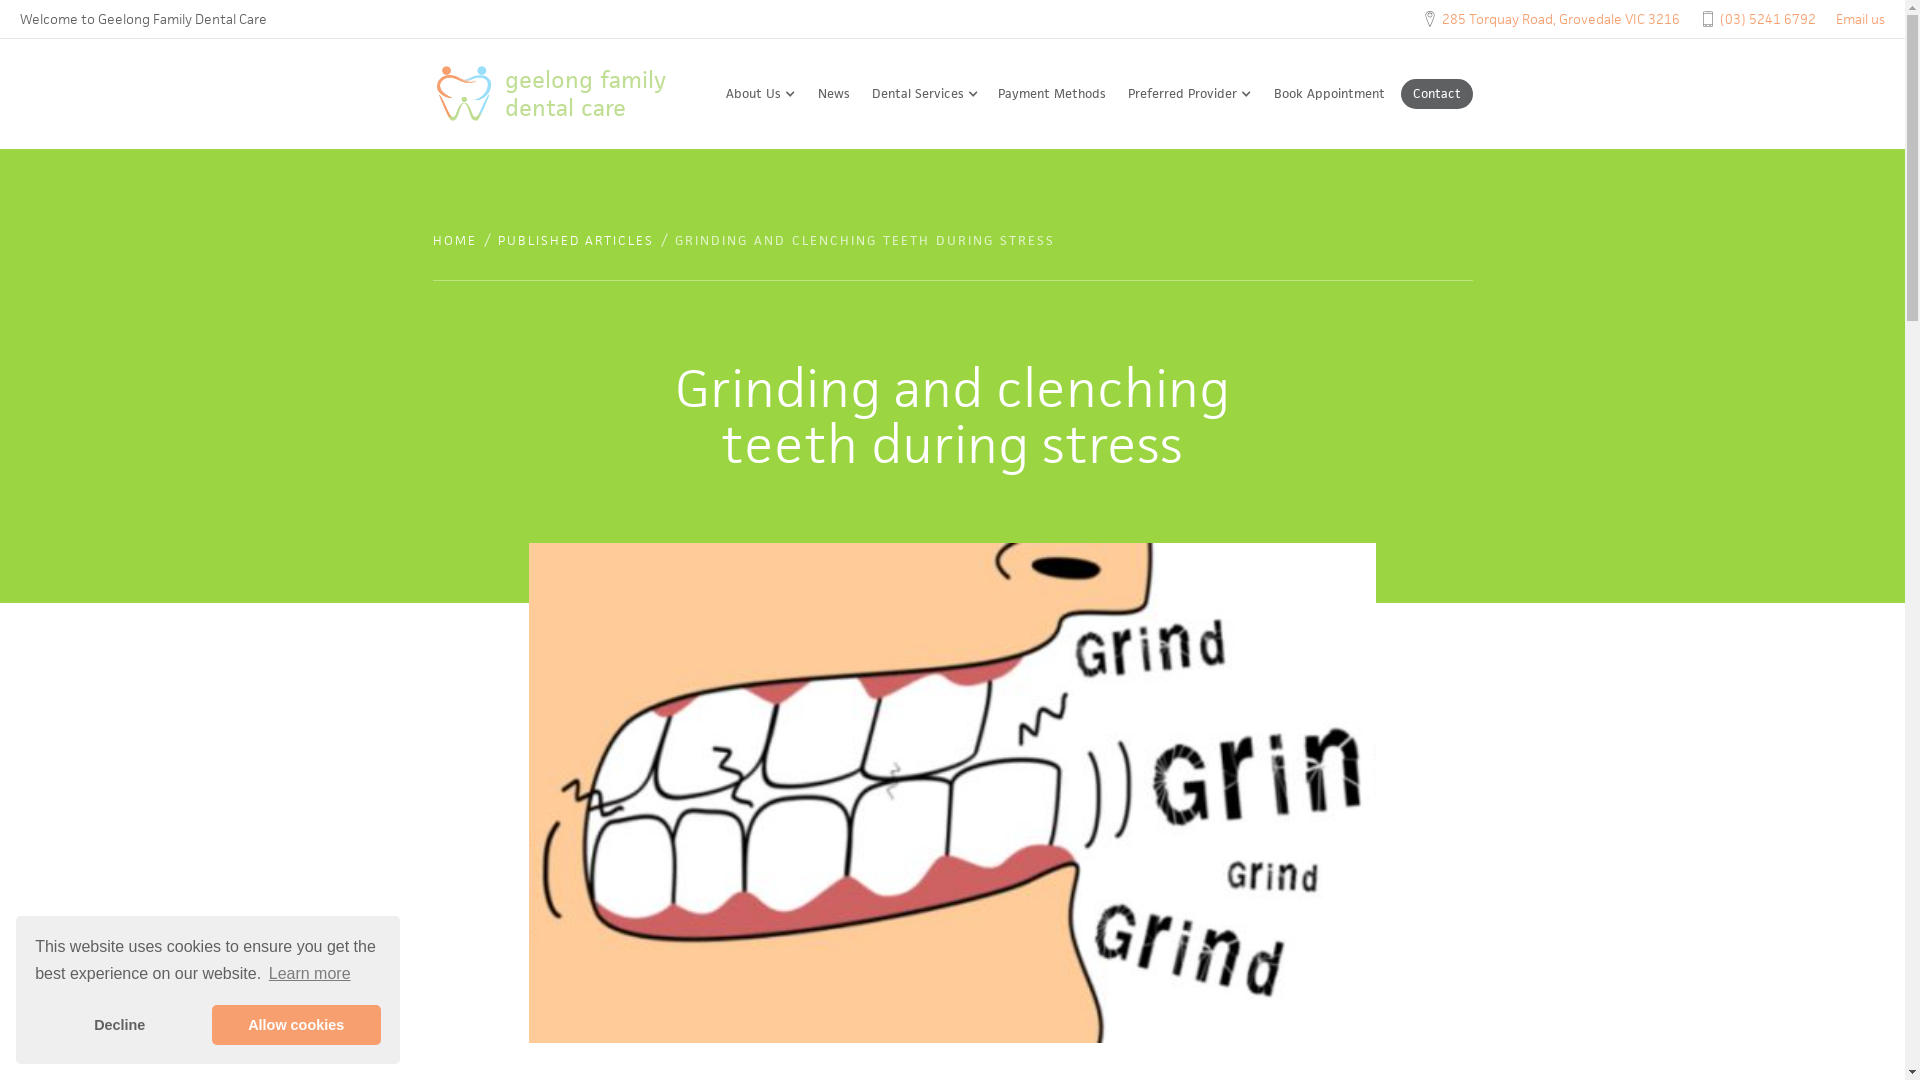 The image size is (1920, 1080). I want to click on 'HOME', so click(431, 239).